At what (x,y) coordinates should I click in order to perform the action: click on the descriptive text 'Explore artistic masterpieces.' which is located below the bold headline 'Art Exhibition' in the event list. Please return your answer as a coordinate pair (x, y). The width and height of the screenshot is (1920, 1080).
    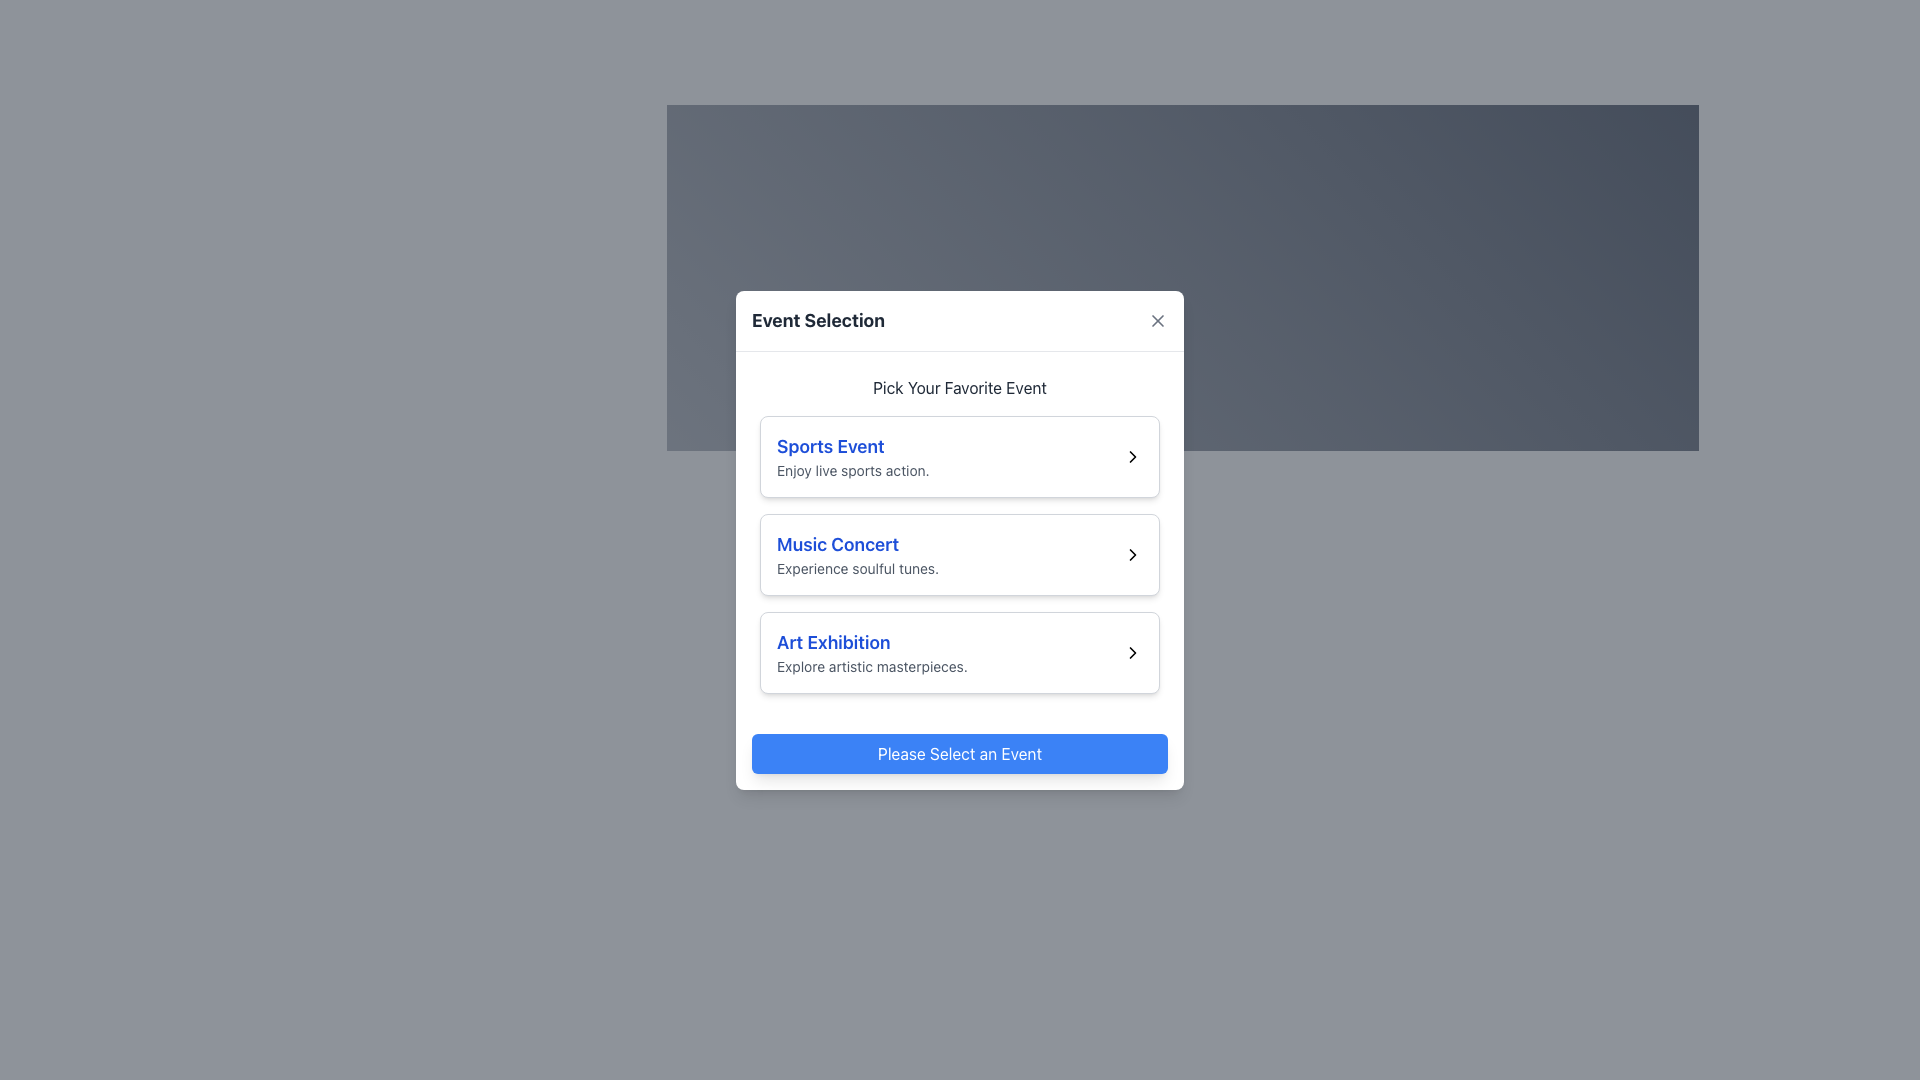
    Looking at the image, I should click on (872, 666).